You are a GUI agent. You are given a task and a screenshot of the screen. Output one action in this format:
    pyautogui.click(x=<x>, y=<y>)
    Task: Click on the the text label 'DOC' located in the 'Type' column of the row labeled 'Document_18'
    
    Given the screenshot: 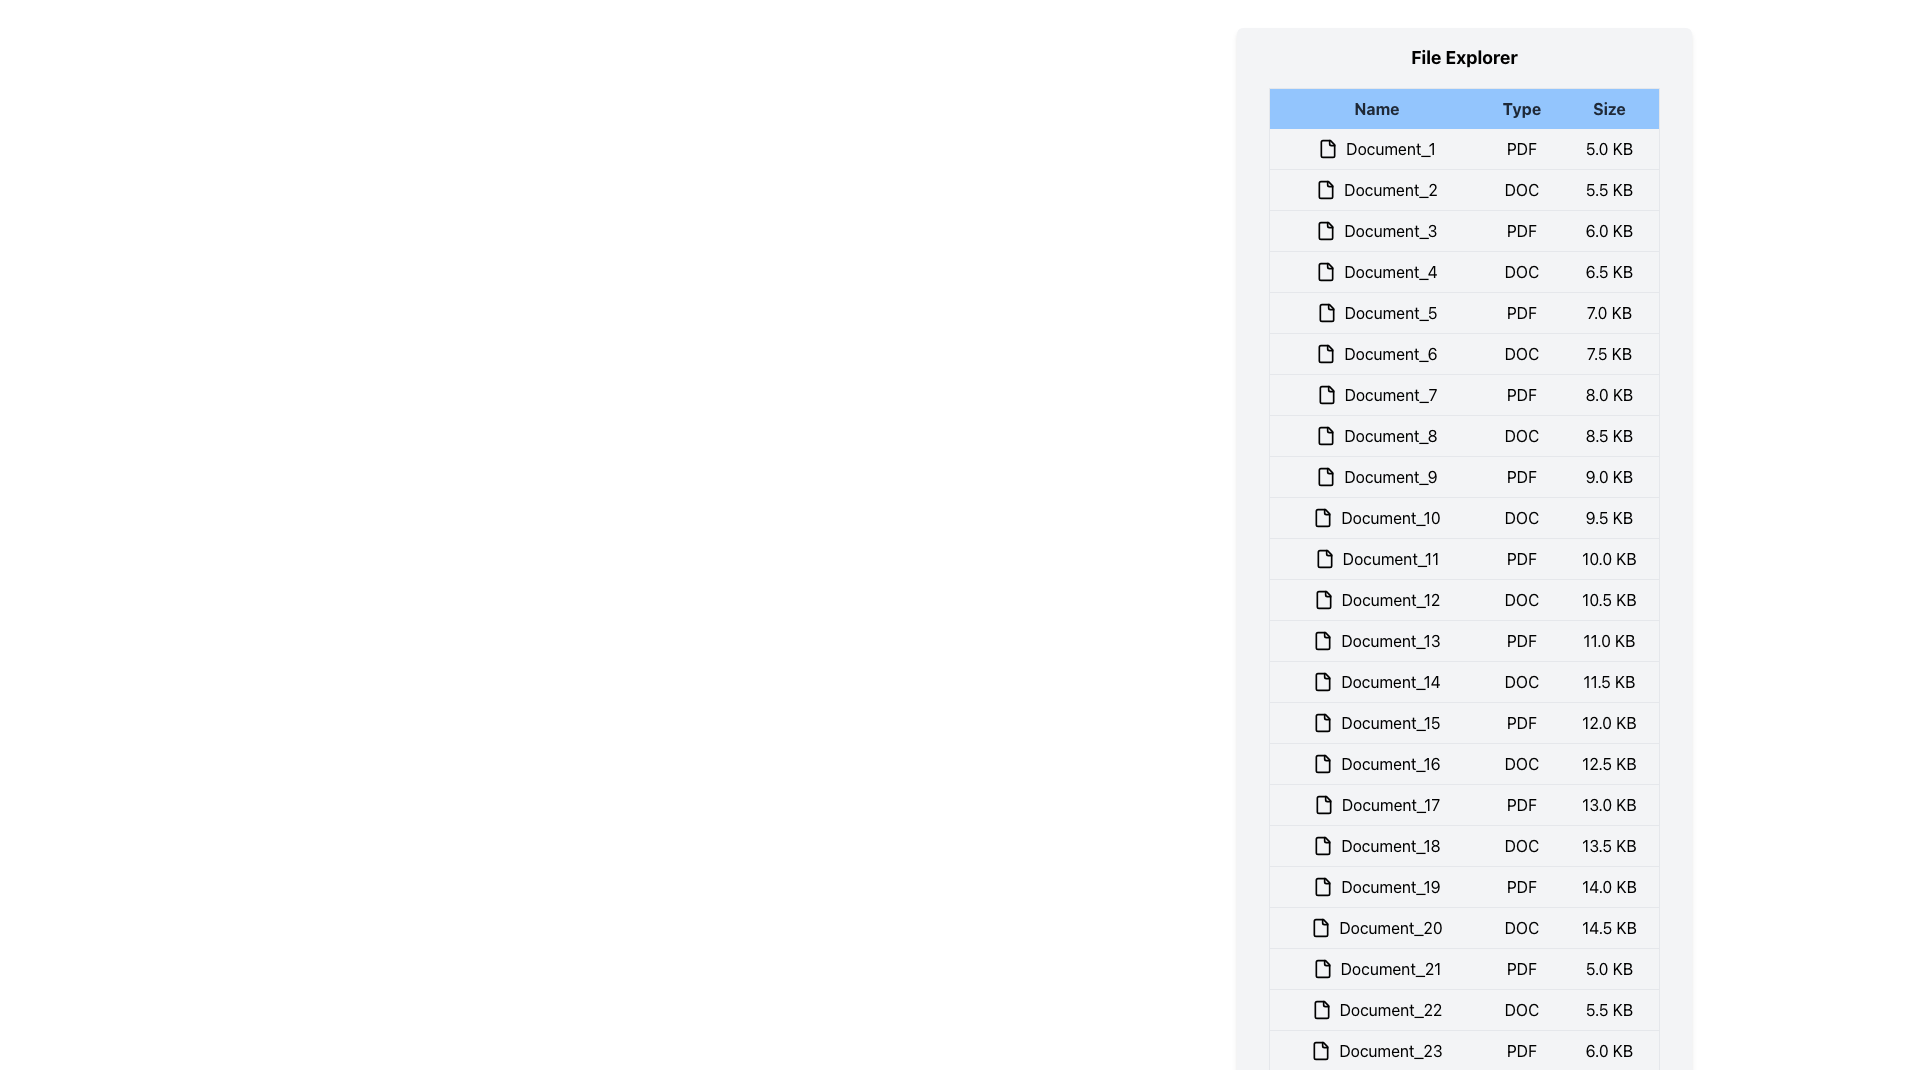 What is the action you would take?
    pyautogui.click(x=1520, y=845)
    